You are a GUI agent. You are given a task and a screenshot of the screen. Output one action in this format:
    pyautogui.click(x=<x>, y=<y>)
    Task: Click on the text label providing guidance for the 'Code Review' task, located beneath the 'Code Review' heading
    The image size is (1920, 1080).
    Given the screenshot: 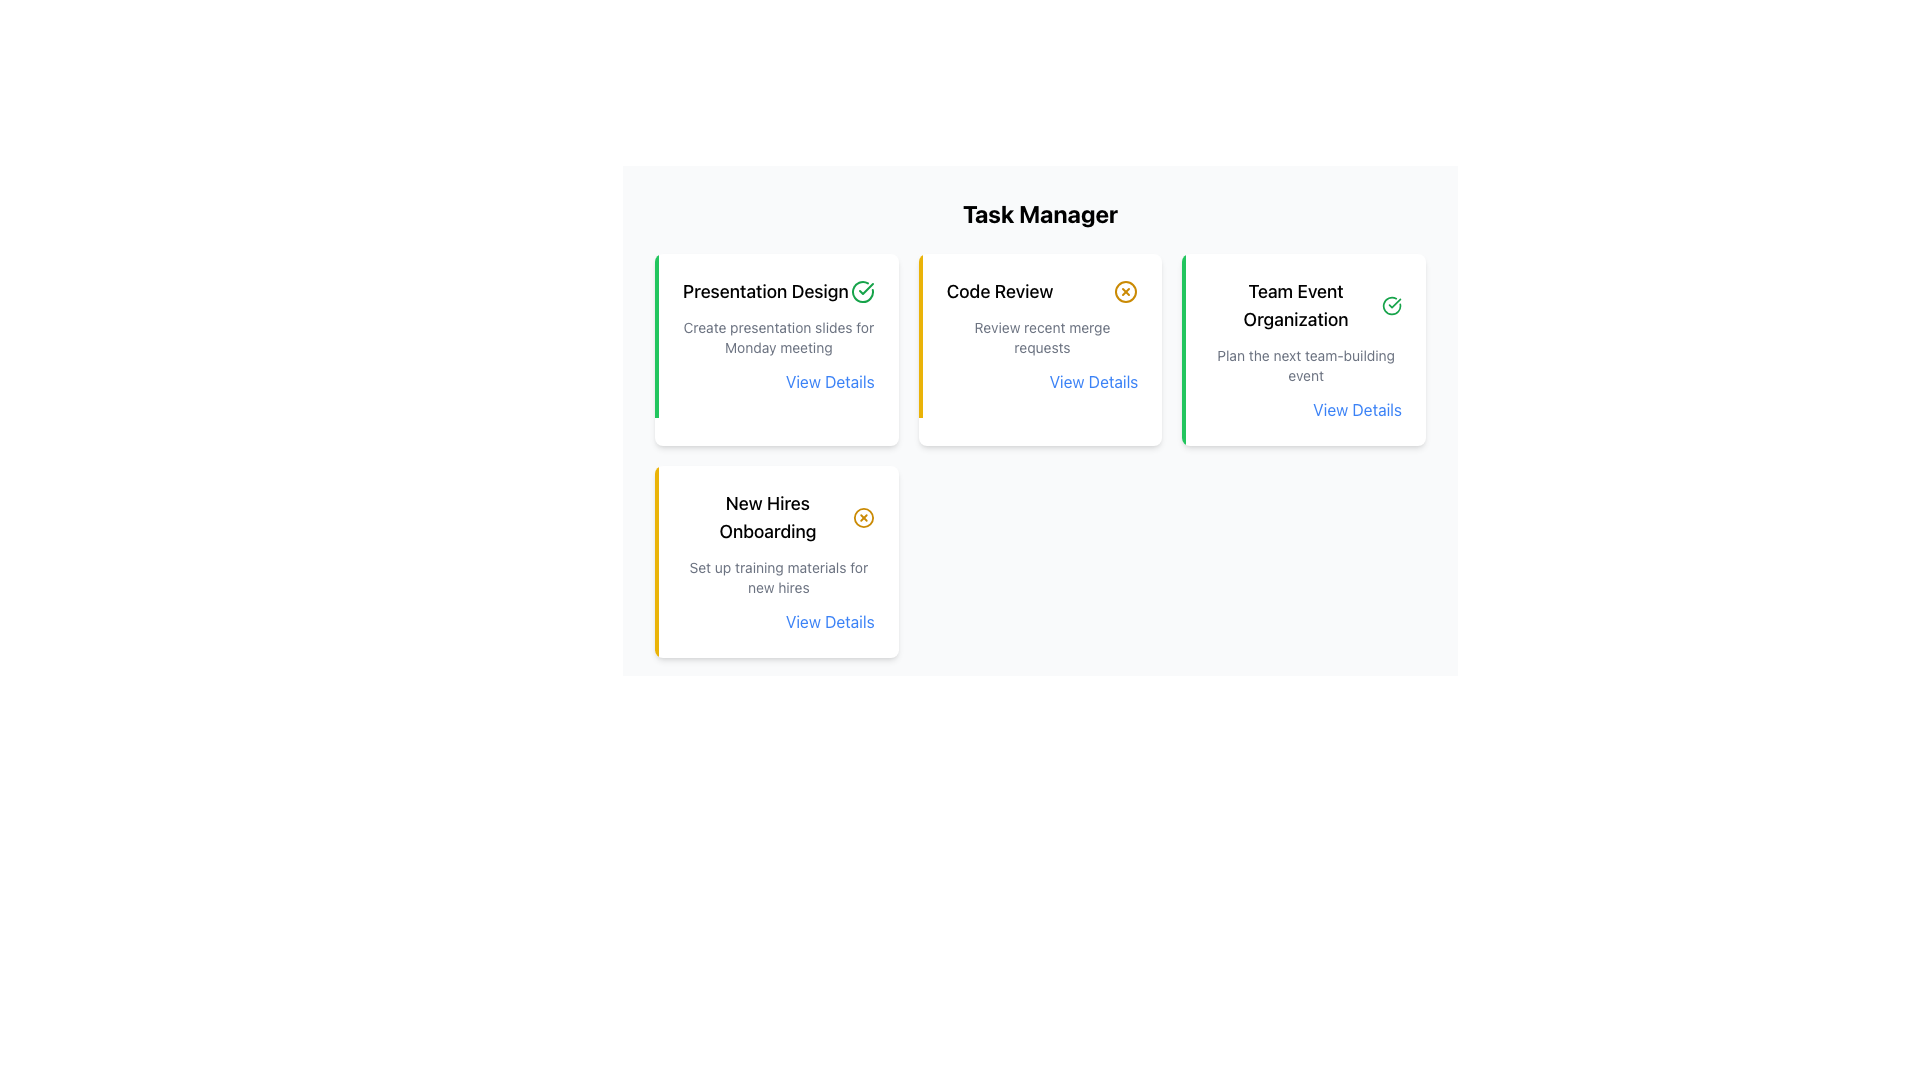 What is the action you would take?
    pyautogui.click(x=1041, y=337)
    